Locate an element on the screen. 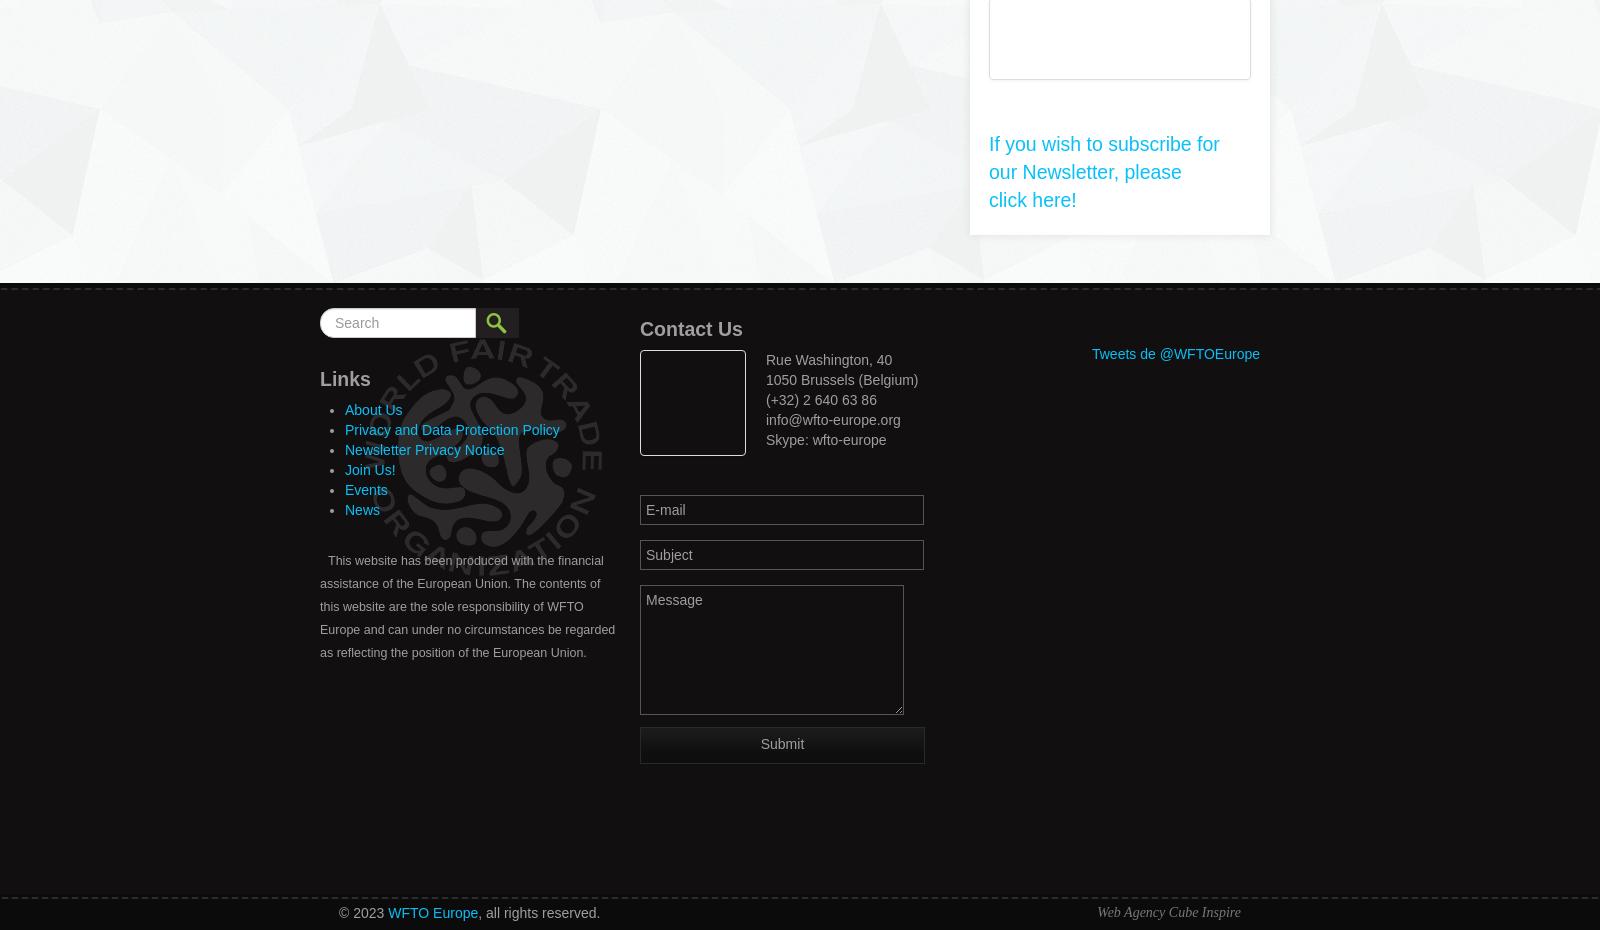 The width and height of the screenshot is (1600, 930). 'Newsletter Privacy Notice' is located at coordinates (423, 449).